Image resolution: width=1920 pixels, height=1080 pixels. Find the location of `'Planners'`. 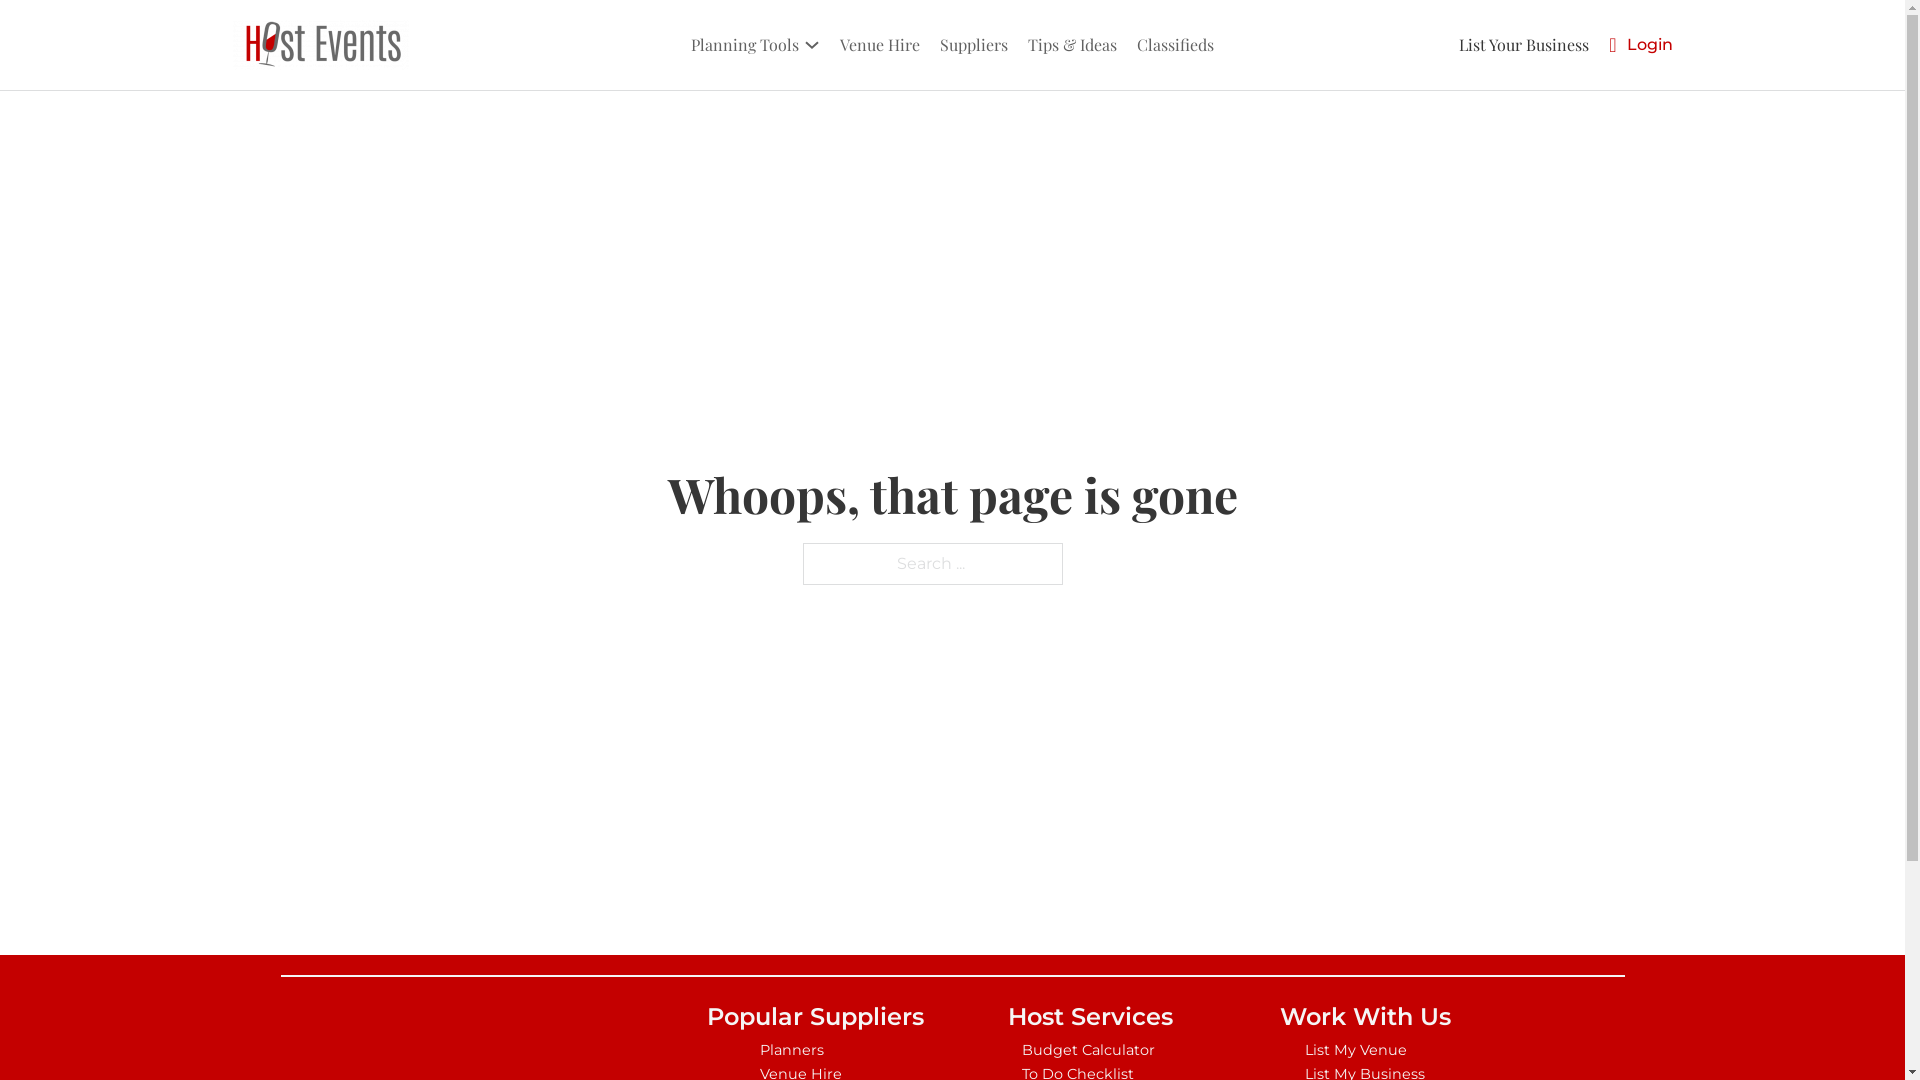

'Planners' is located at coordinates (815, 1048).